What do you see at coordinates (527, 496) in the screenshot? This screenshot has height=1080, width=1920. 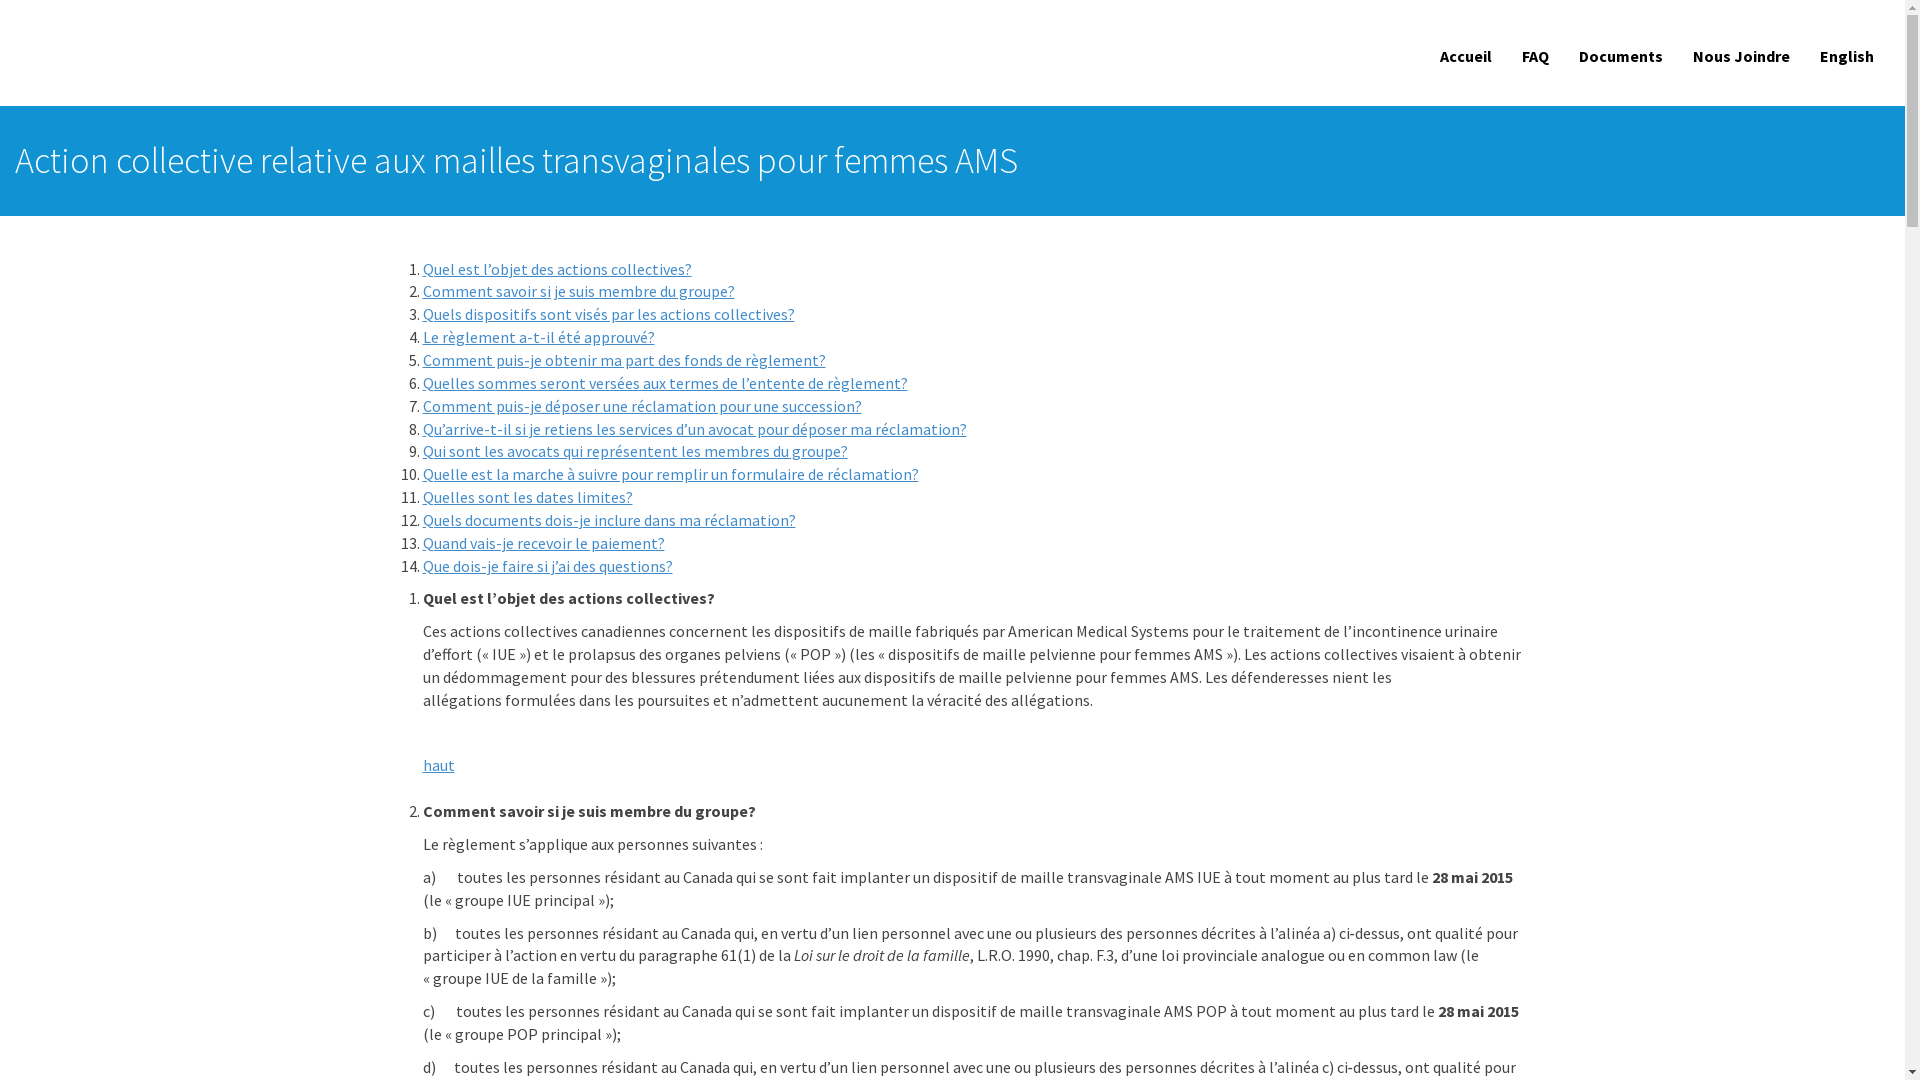 I see `'Quelles sont les dates limites?'` at bounding box center [527, 496].